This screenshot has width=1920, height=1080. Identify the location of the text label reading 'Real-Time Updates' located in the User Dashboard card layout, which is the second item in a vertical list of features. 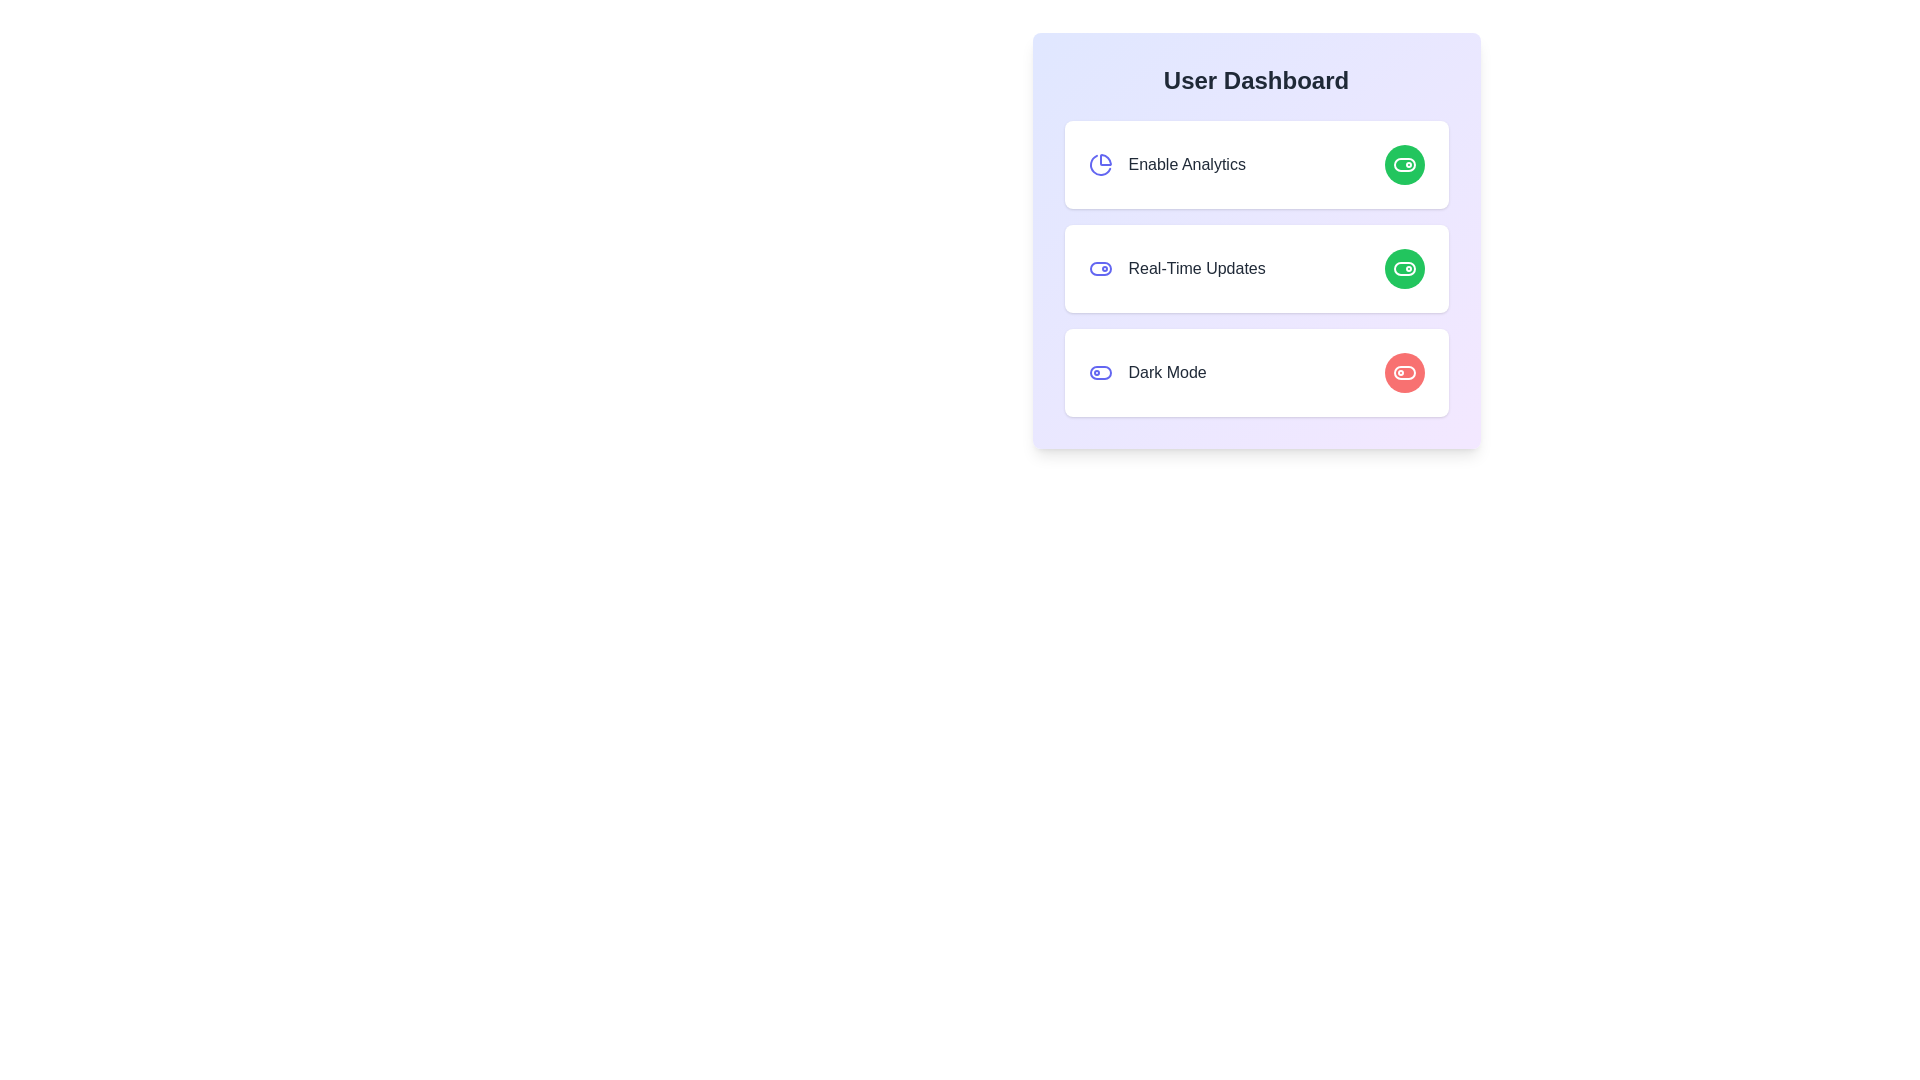
(1197, 268).